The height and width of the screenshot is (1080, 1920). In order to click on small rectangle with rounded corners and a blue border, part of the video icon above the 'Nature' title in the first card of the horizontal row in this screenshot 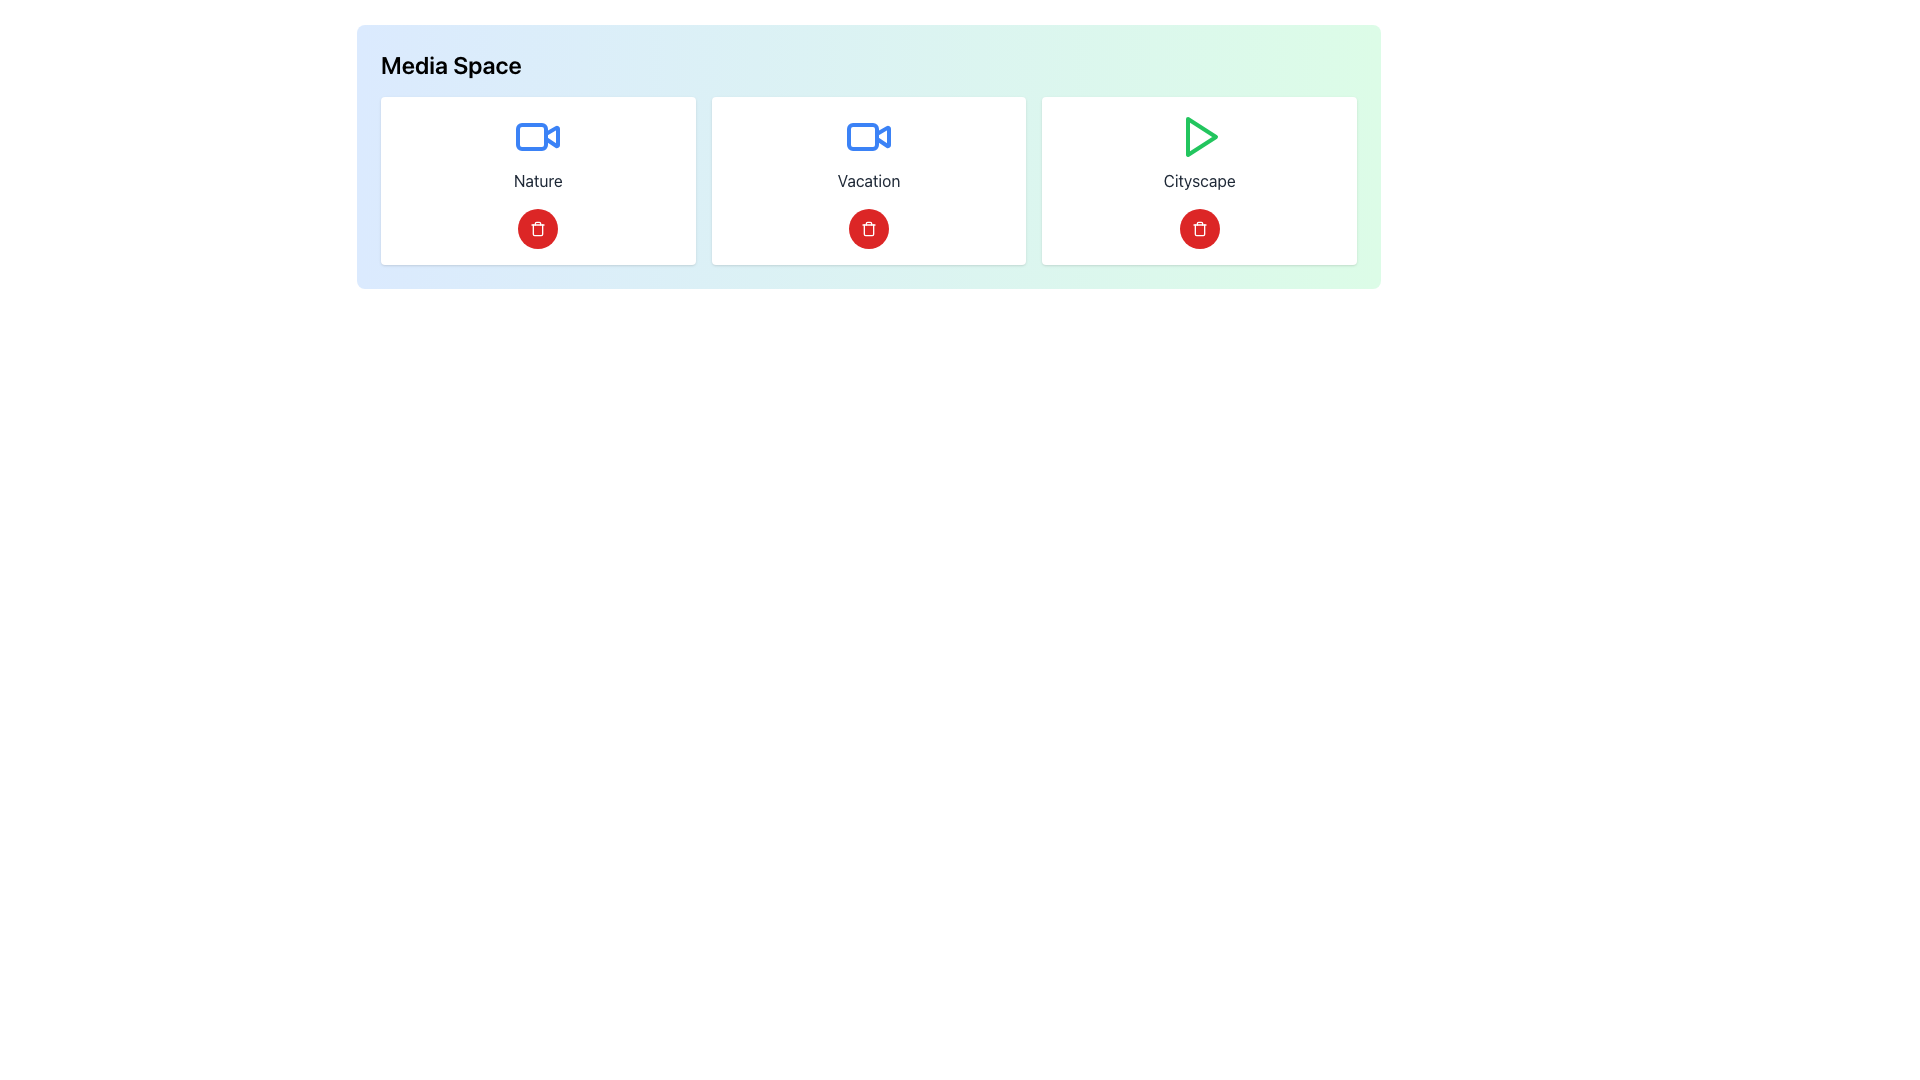, I will do `click(532, 136)`.